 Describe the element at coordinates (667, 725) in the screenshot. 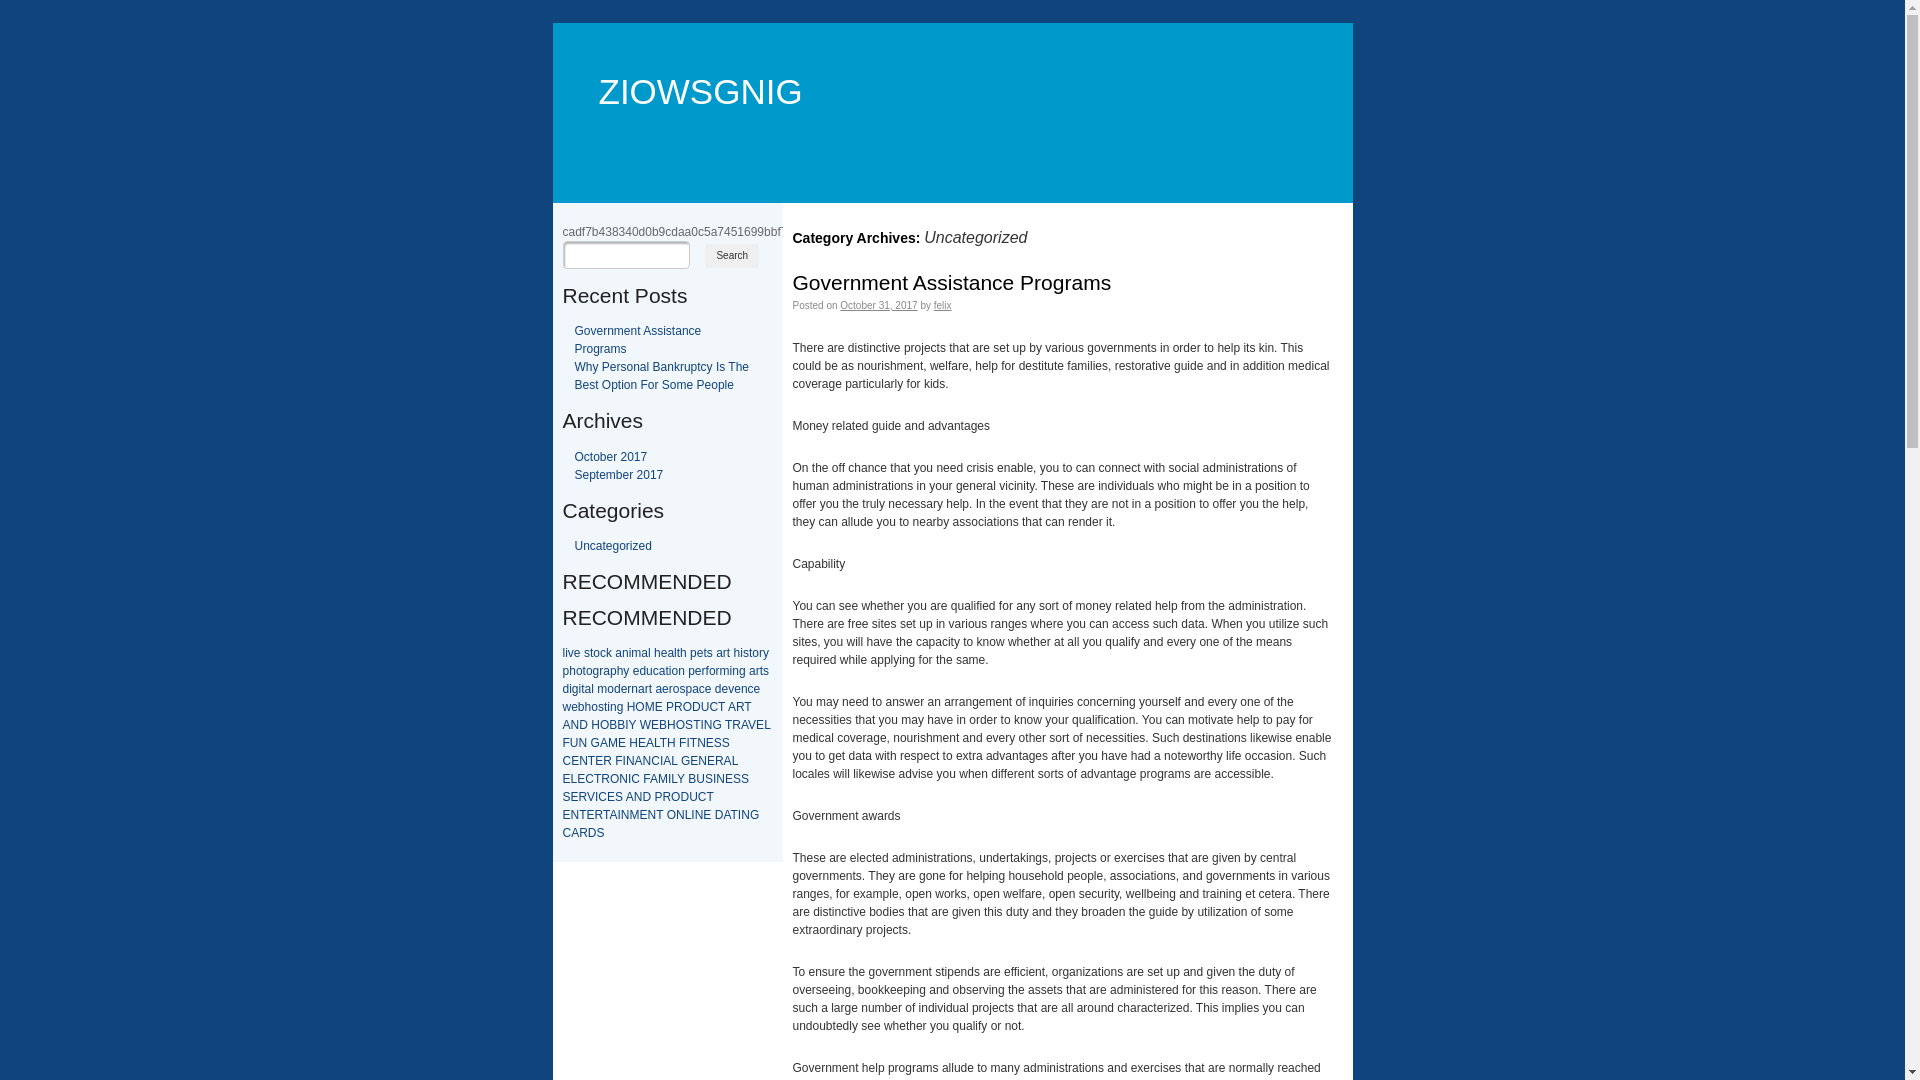

I see `'H'` at that location.